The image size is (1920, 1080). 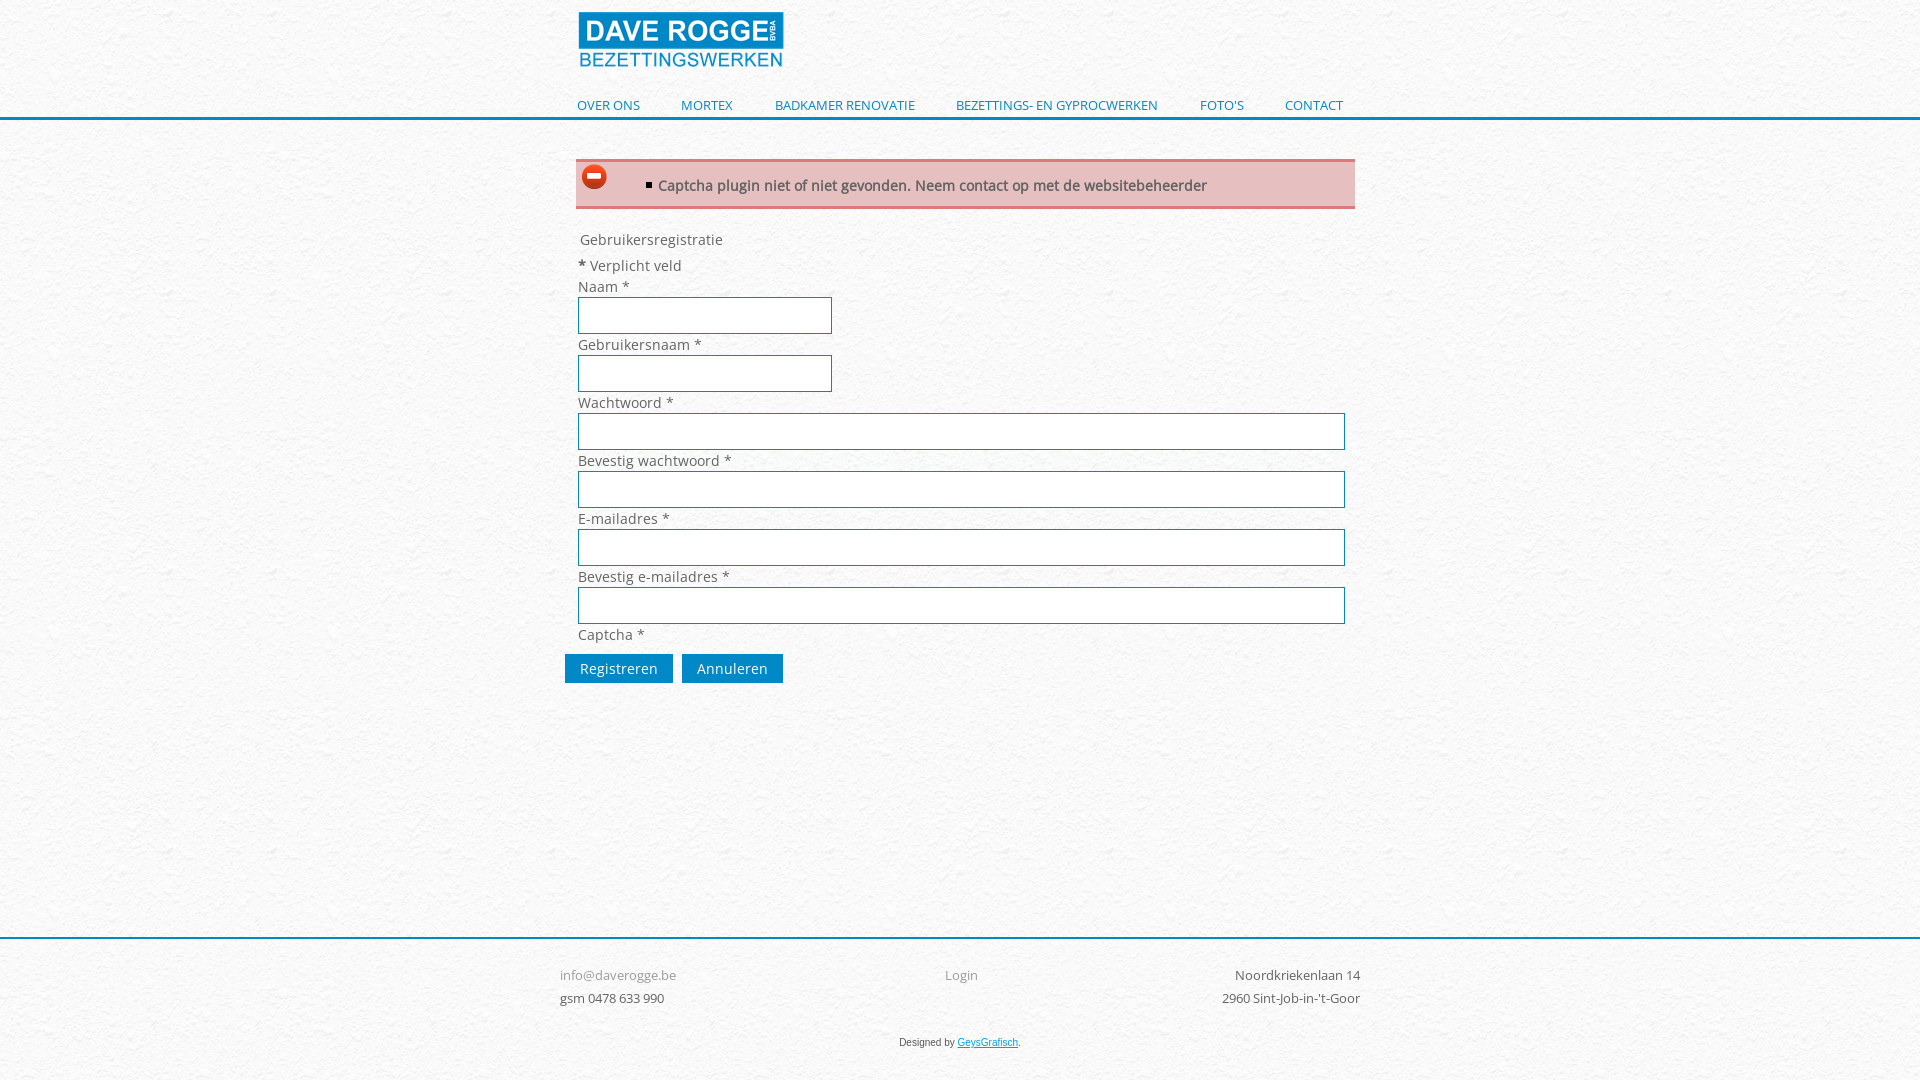 I want to click on 'GeysGrafisch', so click(x=988, y=1041).